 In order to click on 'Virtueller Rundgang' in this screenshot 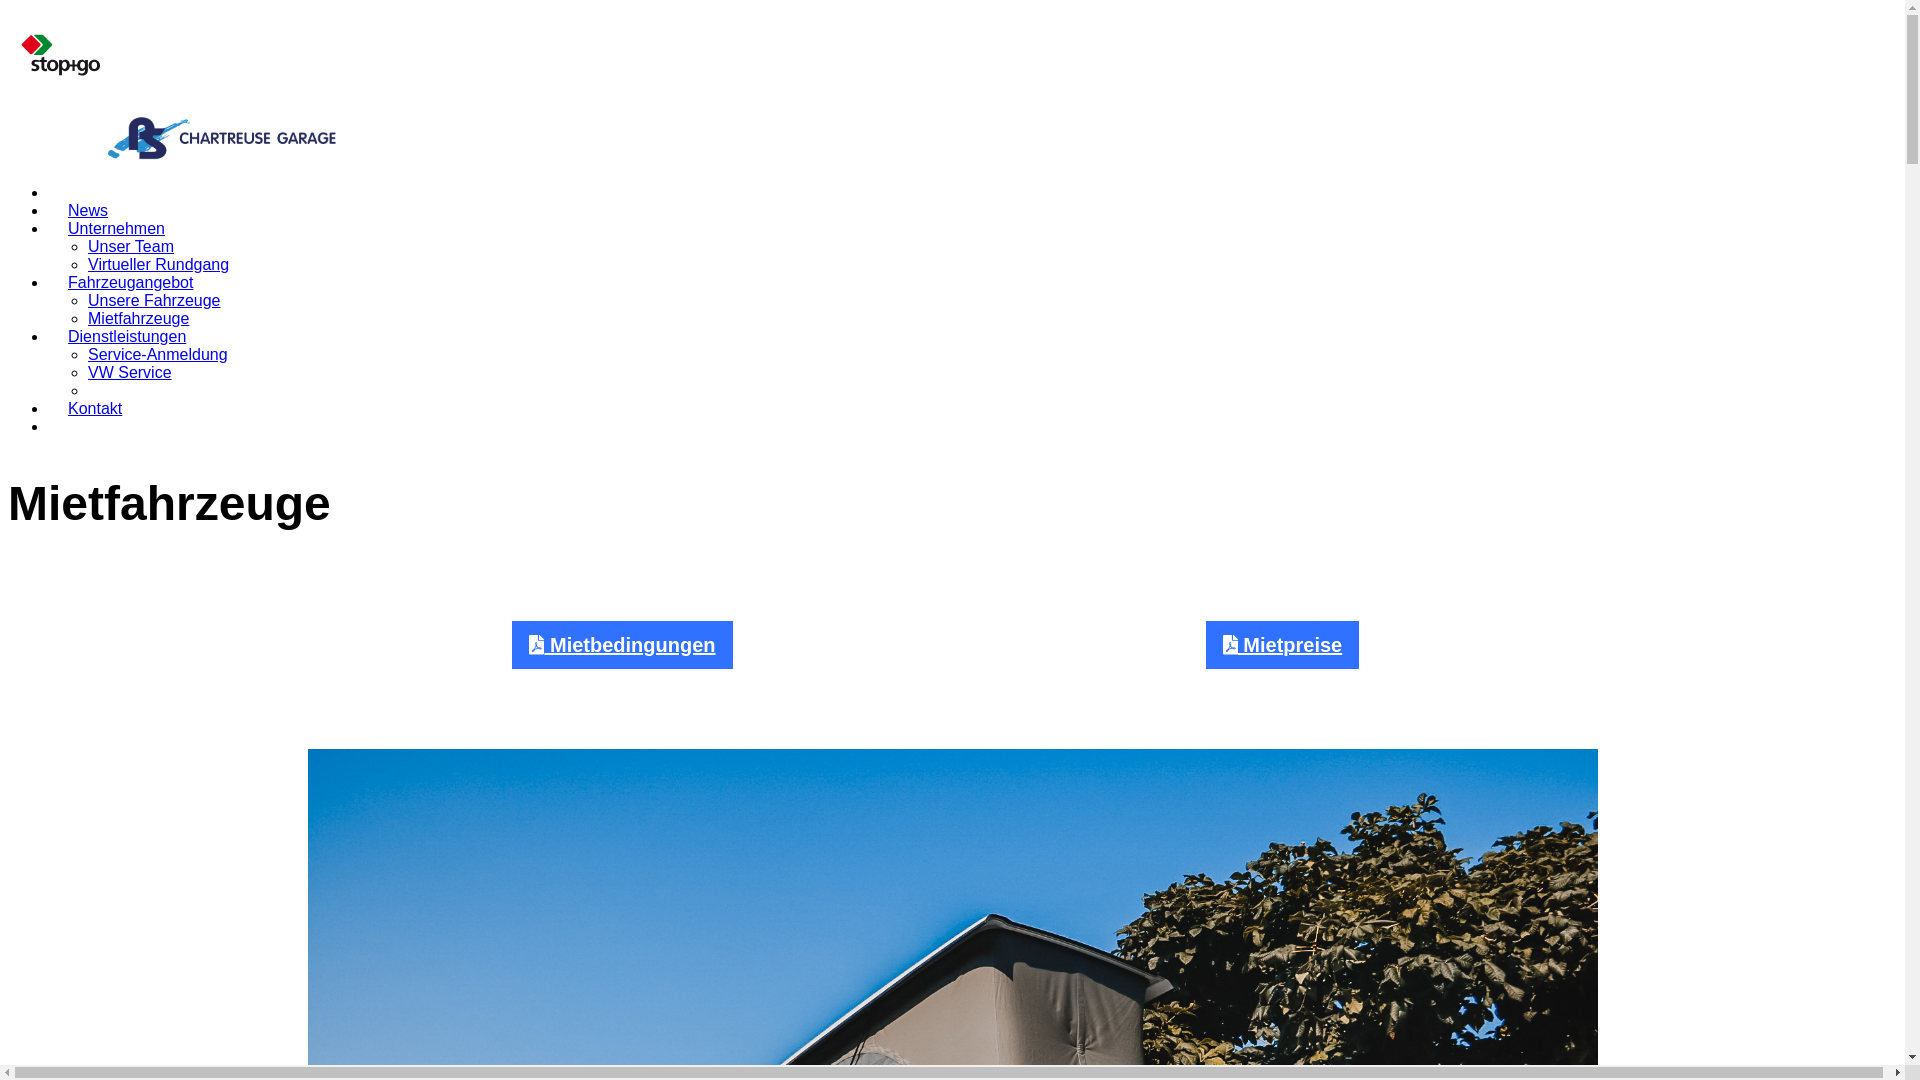, I will do `click(157, 263)`.